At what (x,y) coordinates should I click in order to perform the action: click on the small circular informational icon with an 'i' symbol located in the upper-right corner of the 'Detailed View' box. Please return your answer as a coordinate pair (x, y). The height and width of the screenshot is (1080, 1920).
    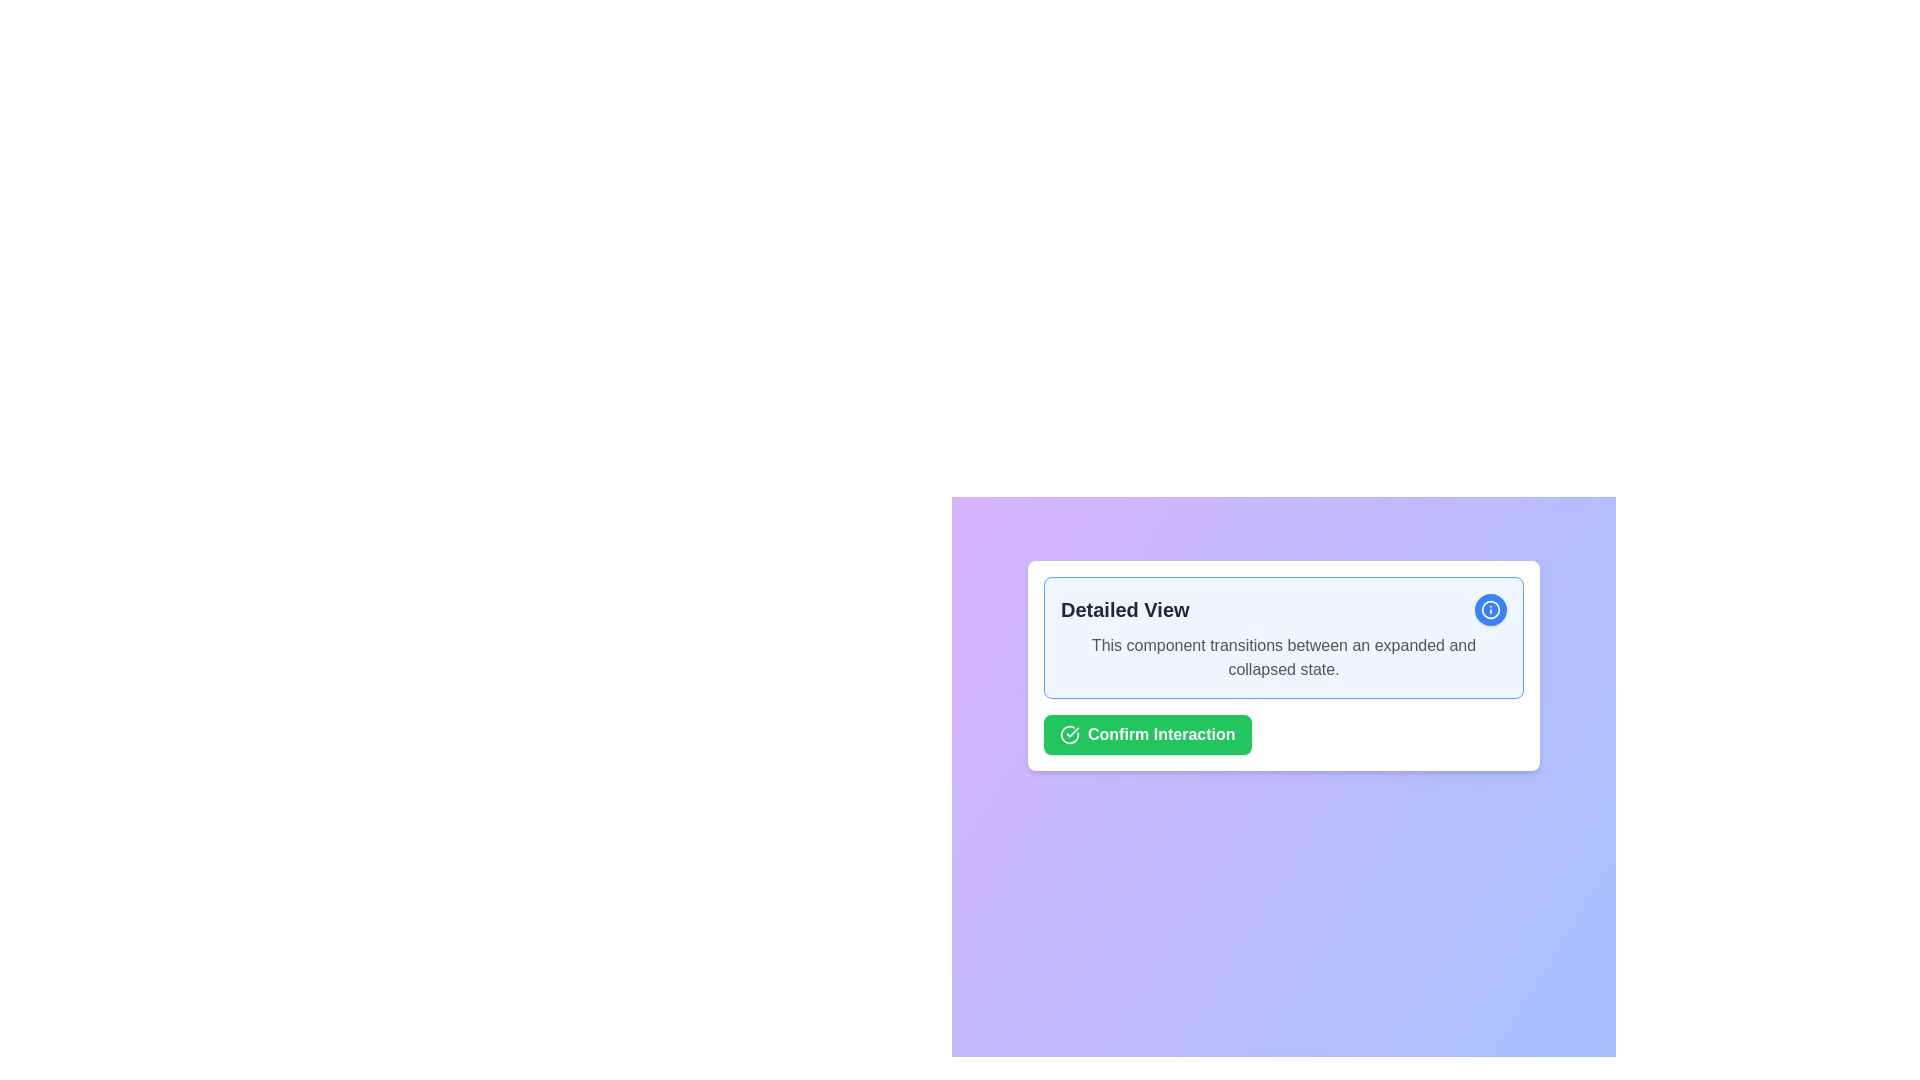
    Looking at the image, I should click on (1491, 608).